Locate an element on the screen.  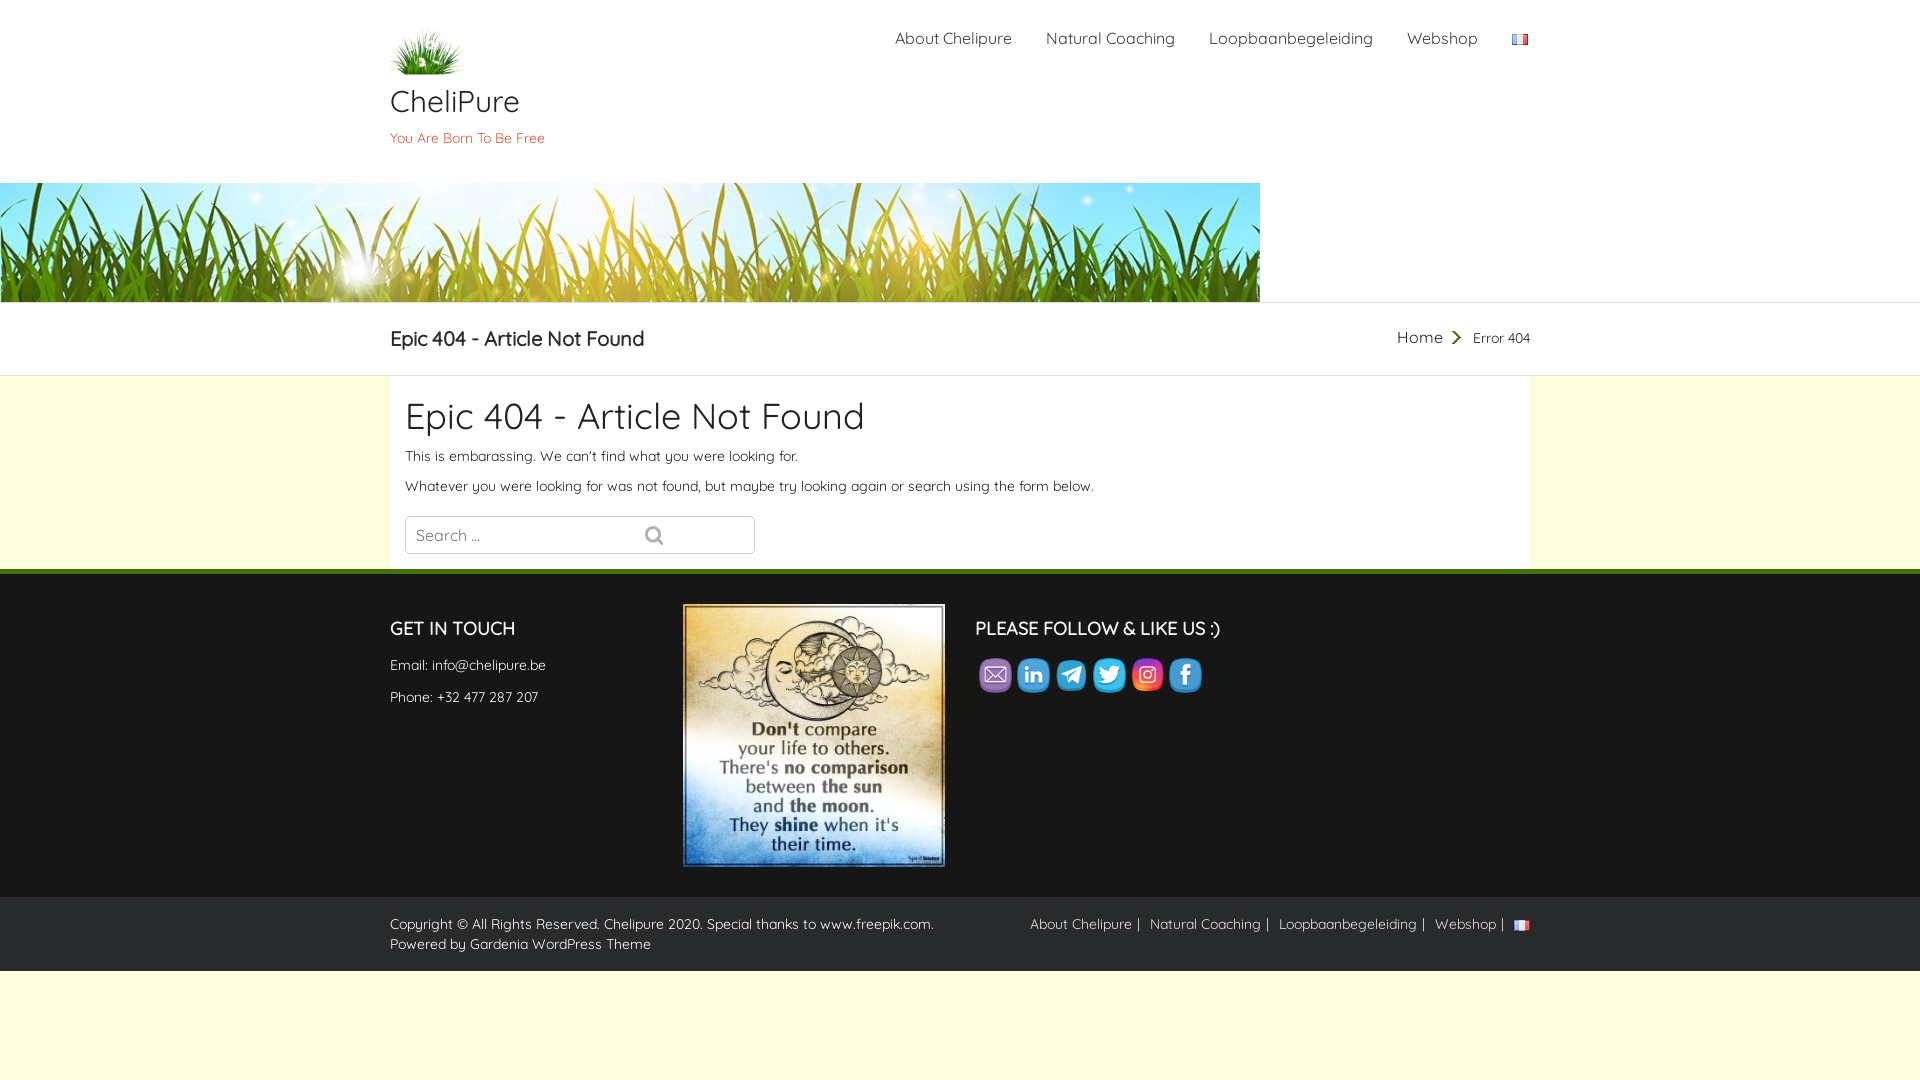
'Natural Coaching' is located at coordinates (1204, 924).